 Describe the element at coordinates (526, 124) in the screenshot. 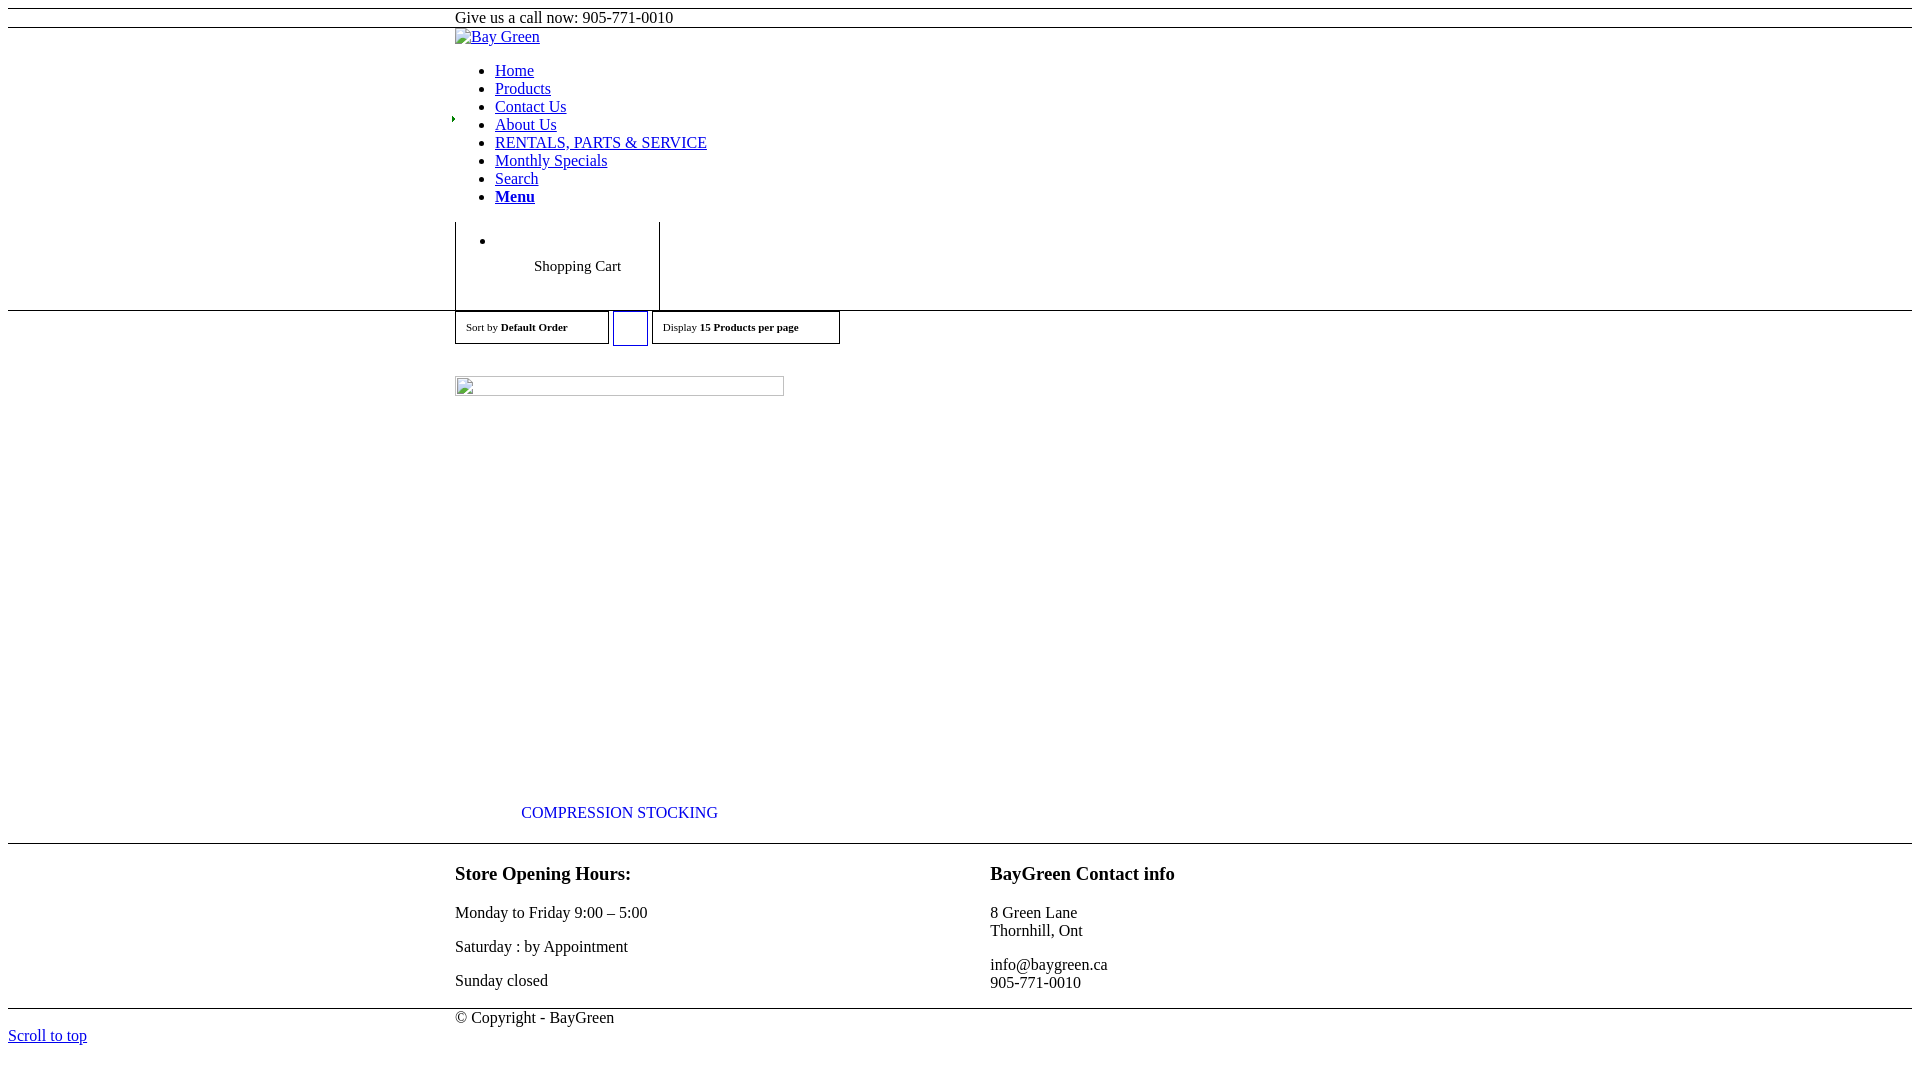

I see `'About Us'` at that location.